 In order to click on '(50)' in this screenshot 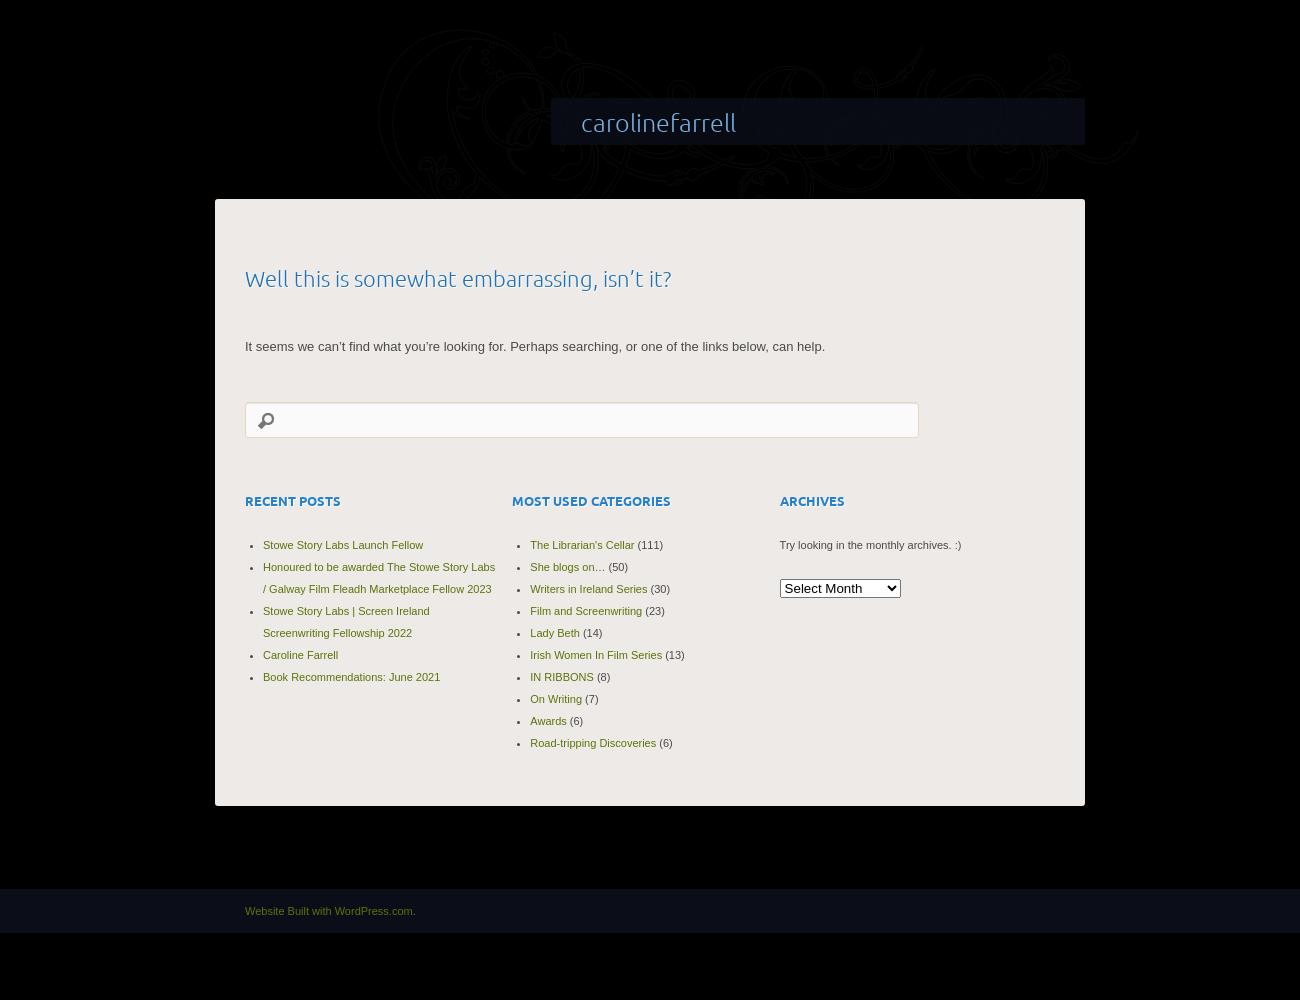, I will do `click(605, 565)`.